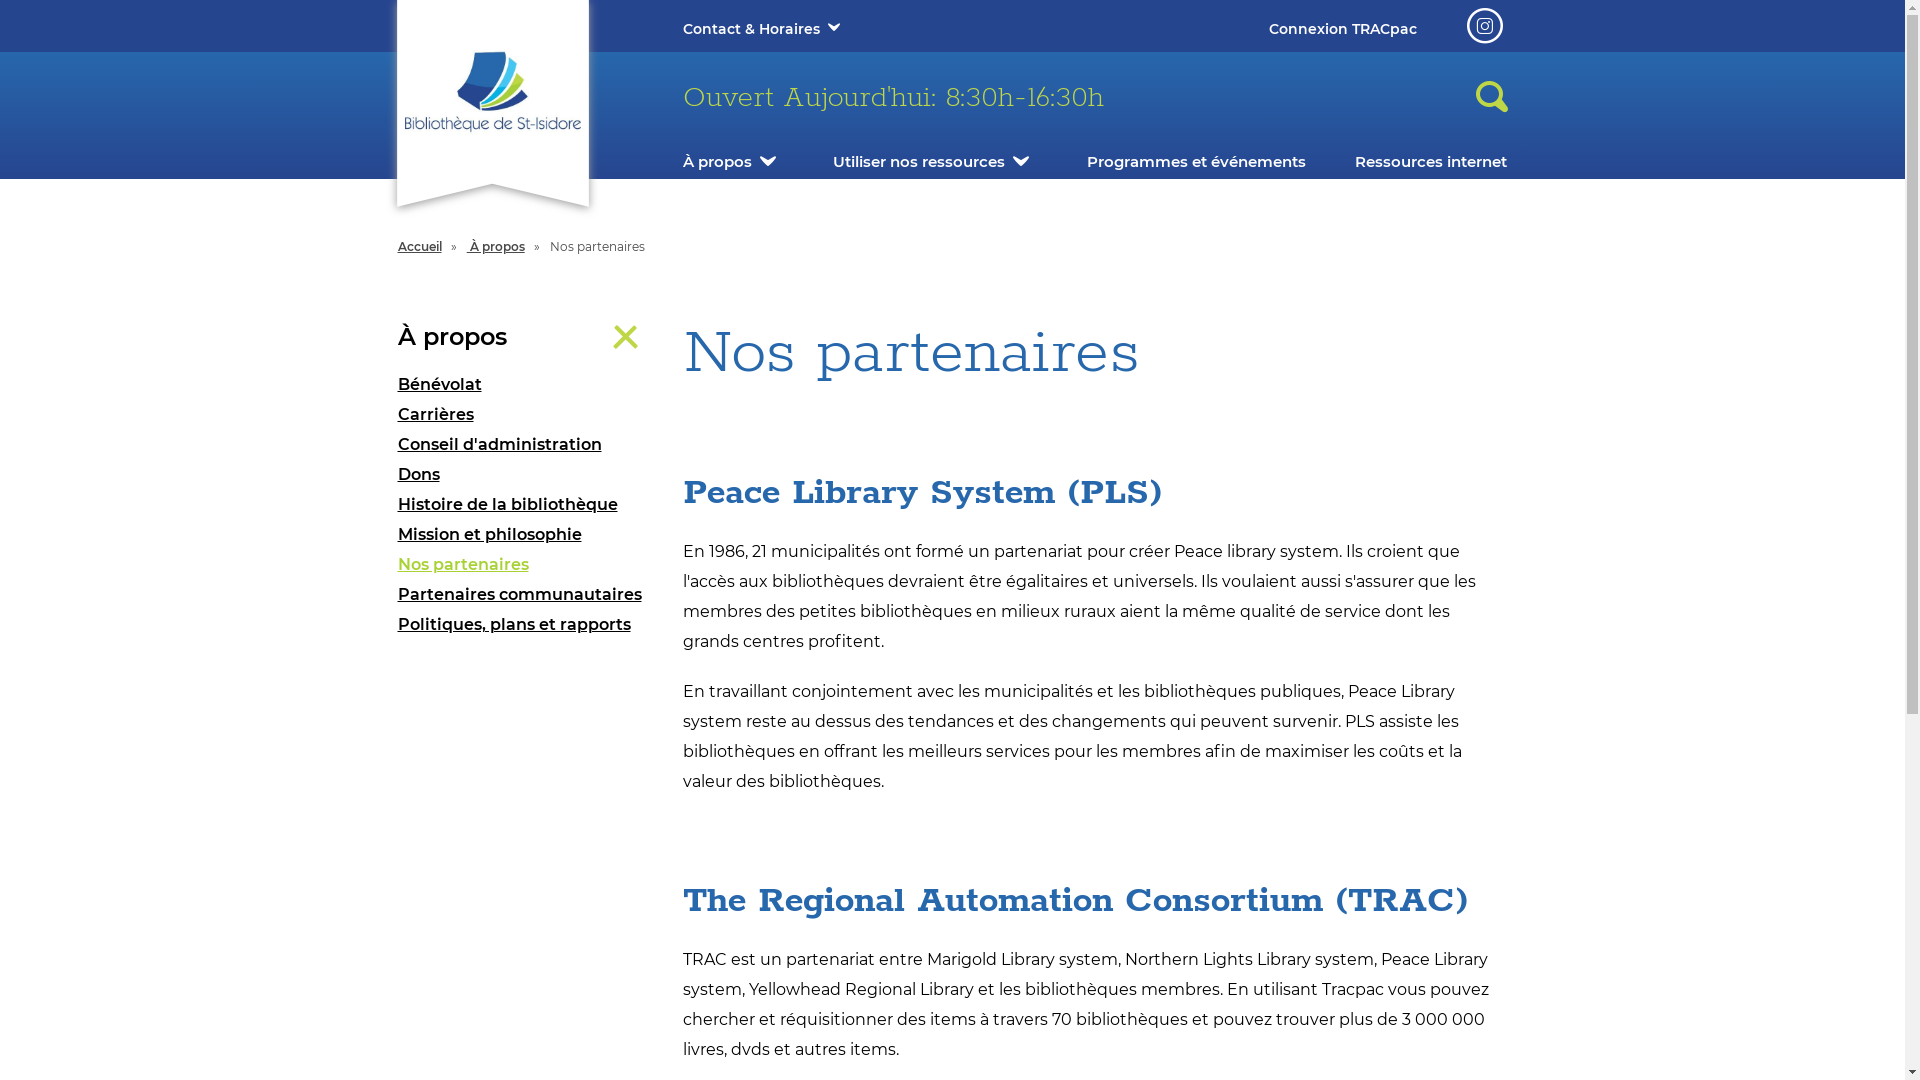 This screenshot has height=1080, width=1920. I want to click on 'Mission et philosophie', so click(525, 534).